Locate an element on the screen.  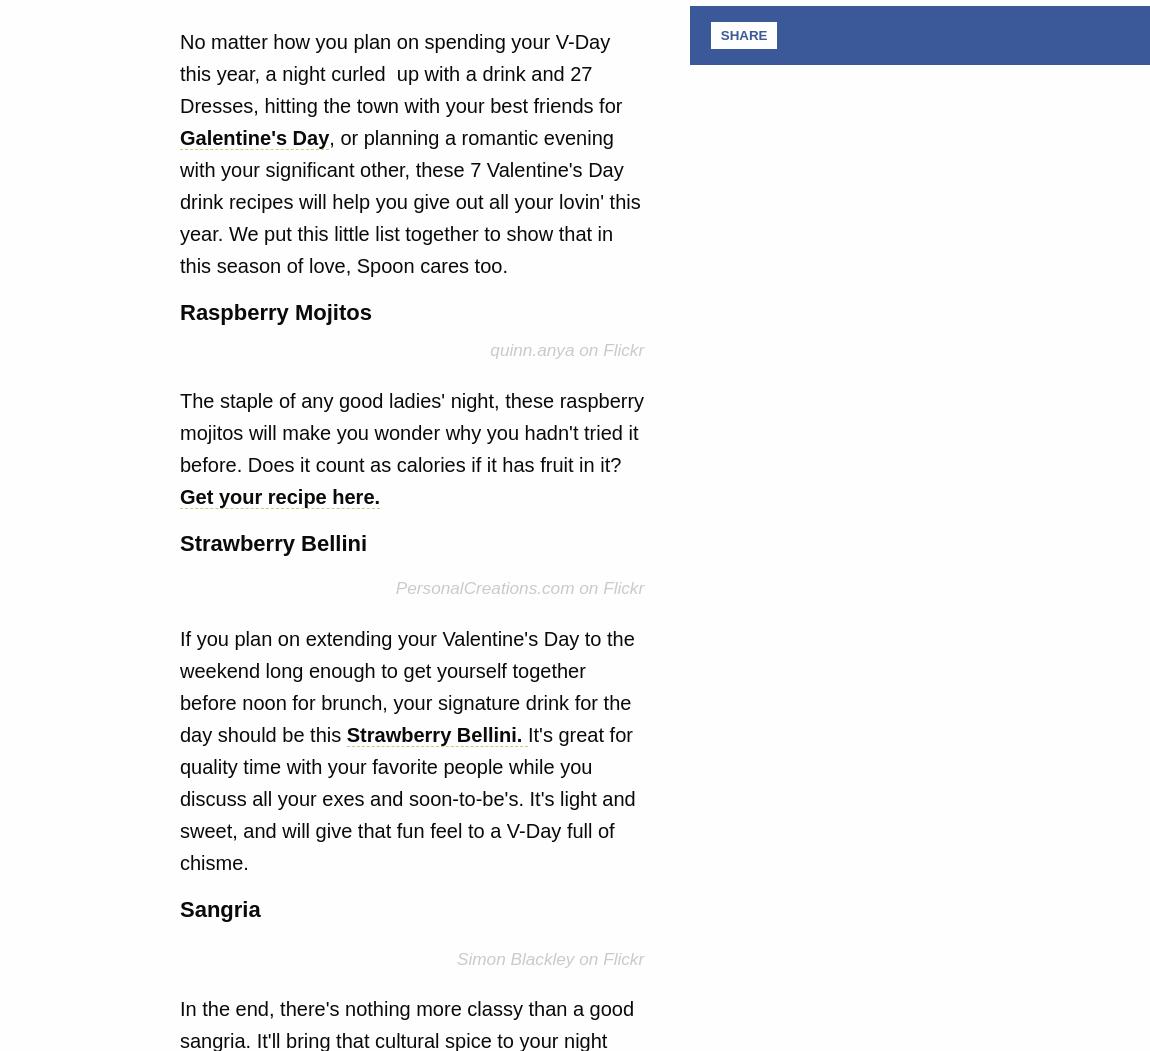
'Raspberry Mojitos' is located at coordinates (274, 311).